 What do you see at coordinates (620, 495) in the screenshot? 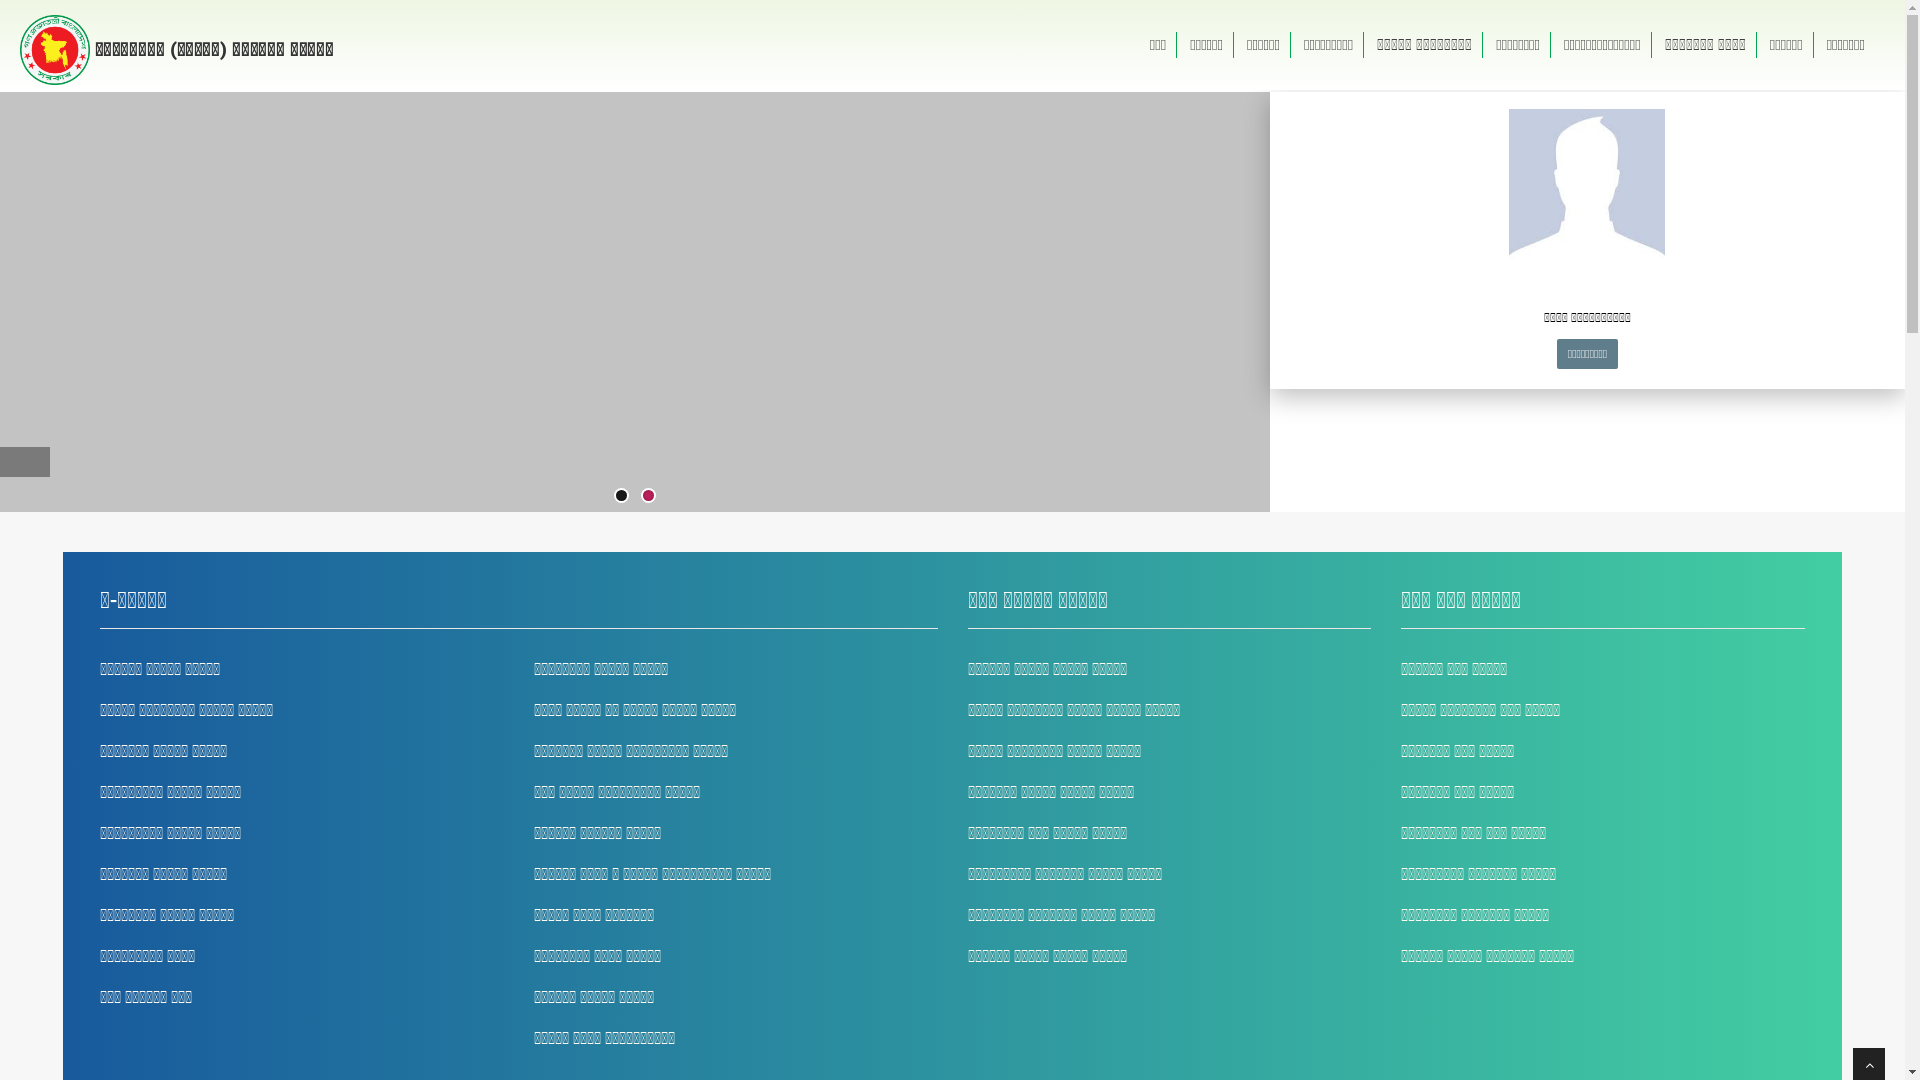
I see `'1'` at bounding box center [620, 495].